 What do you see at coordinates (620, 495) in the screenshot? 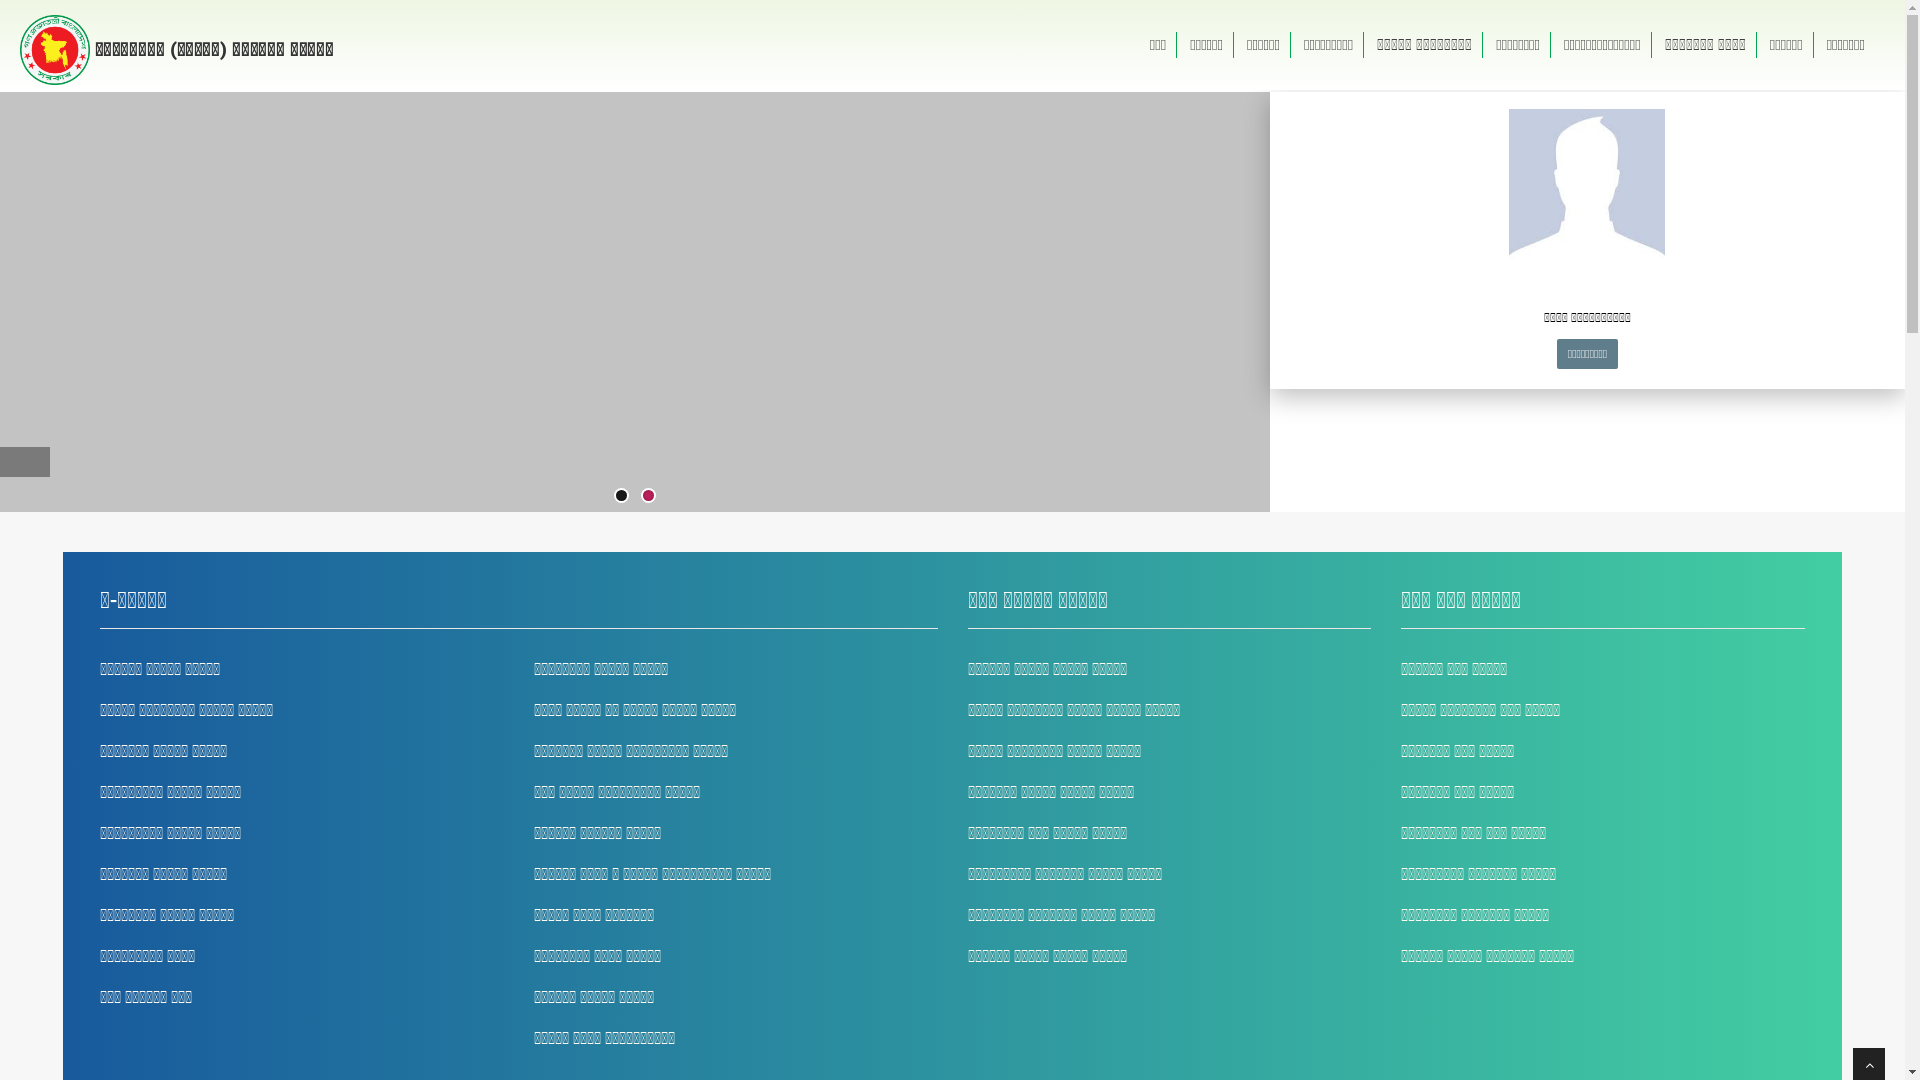
I see `'1'` at bounding box center [620, 495].